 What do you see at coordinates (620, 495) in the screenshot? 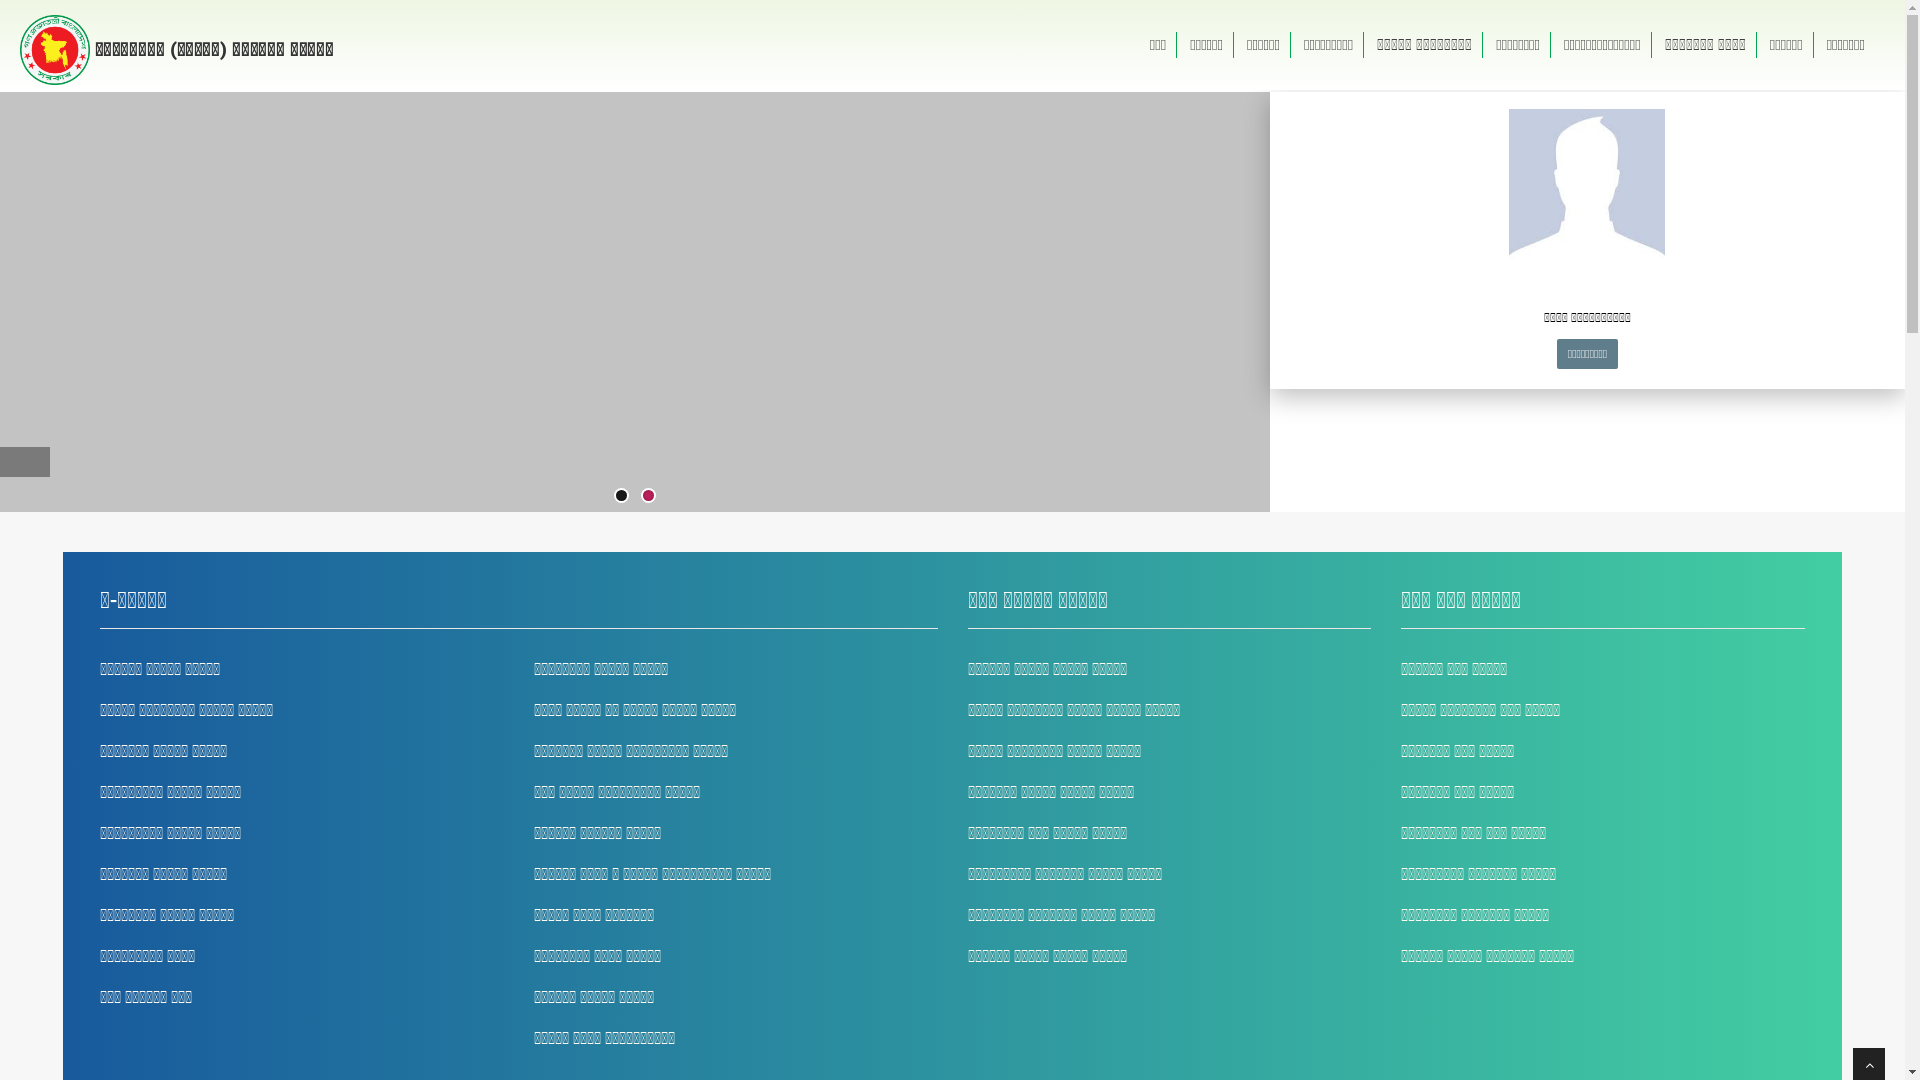
I see `'1'` at bounding box center [620, 495].